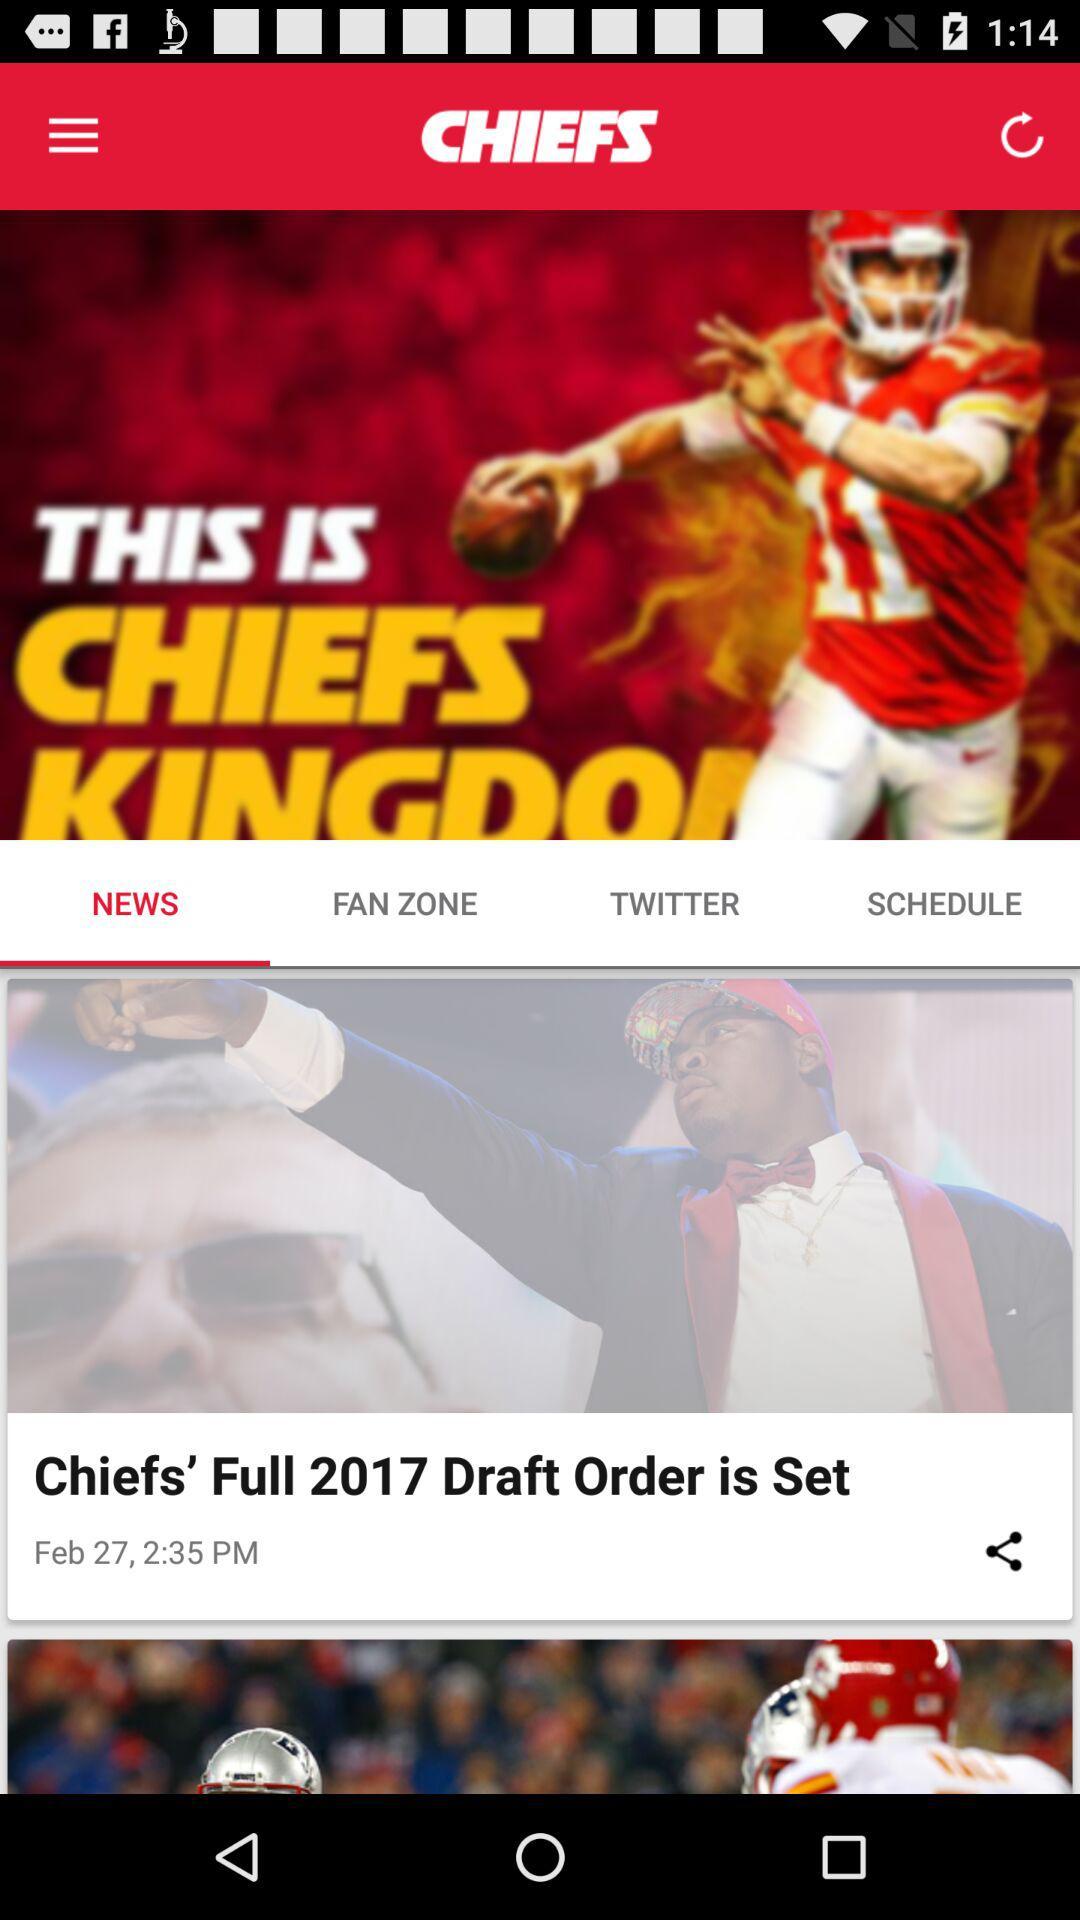  Describe the element at coordinates (1003, 1550) in the screenshot. I see `the icon at the bottom right corner` at that location.